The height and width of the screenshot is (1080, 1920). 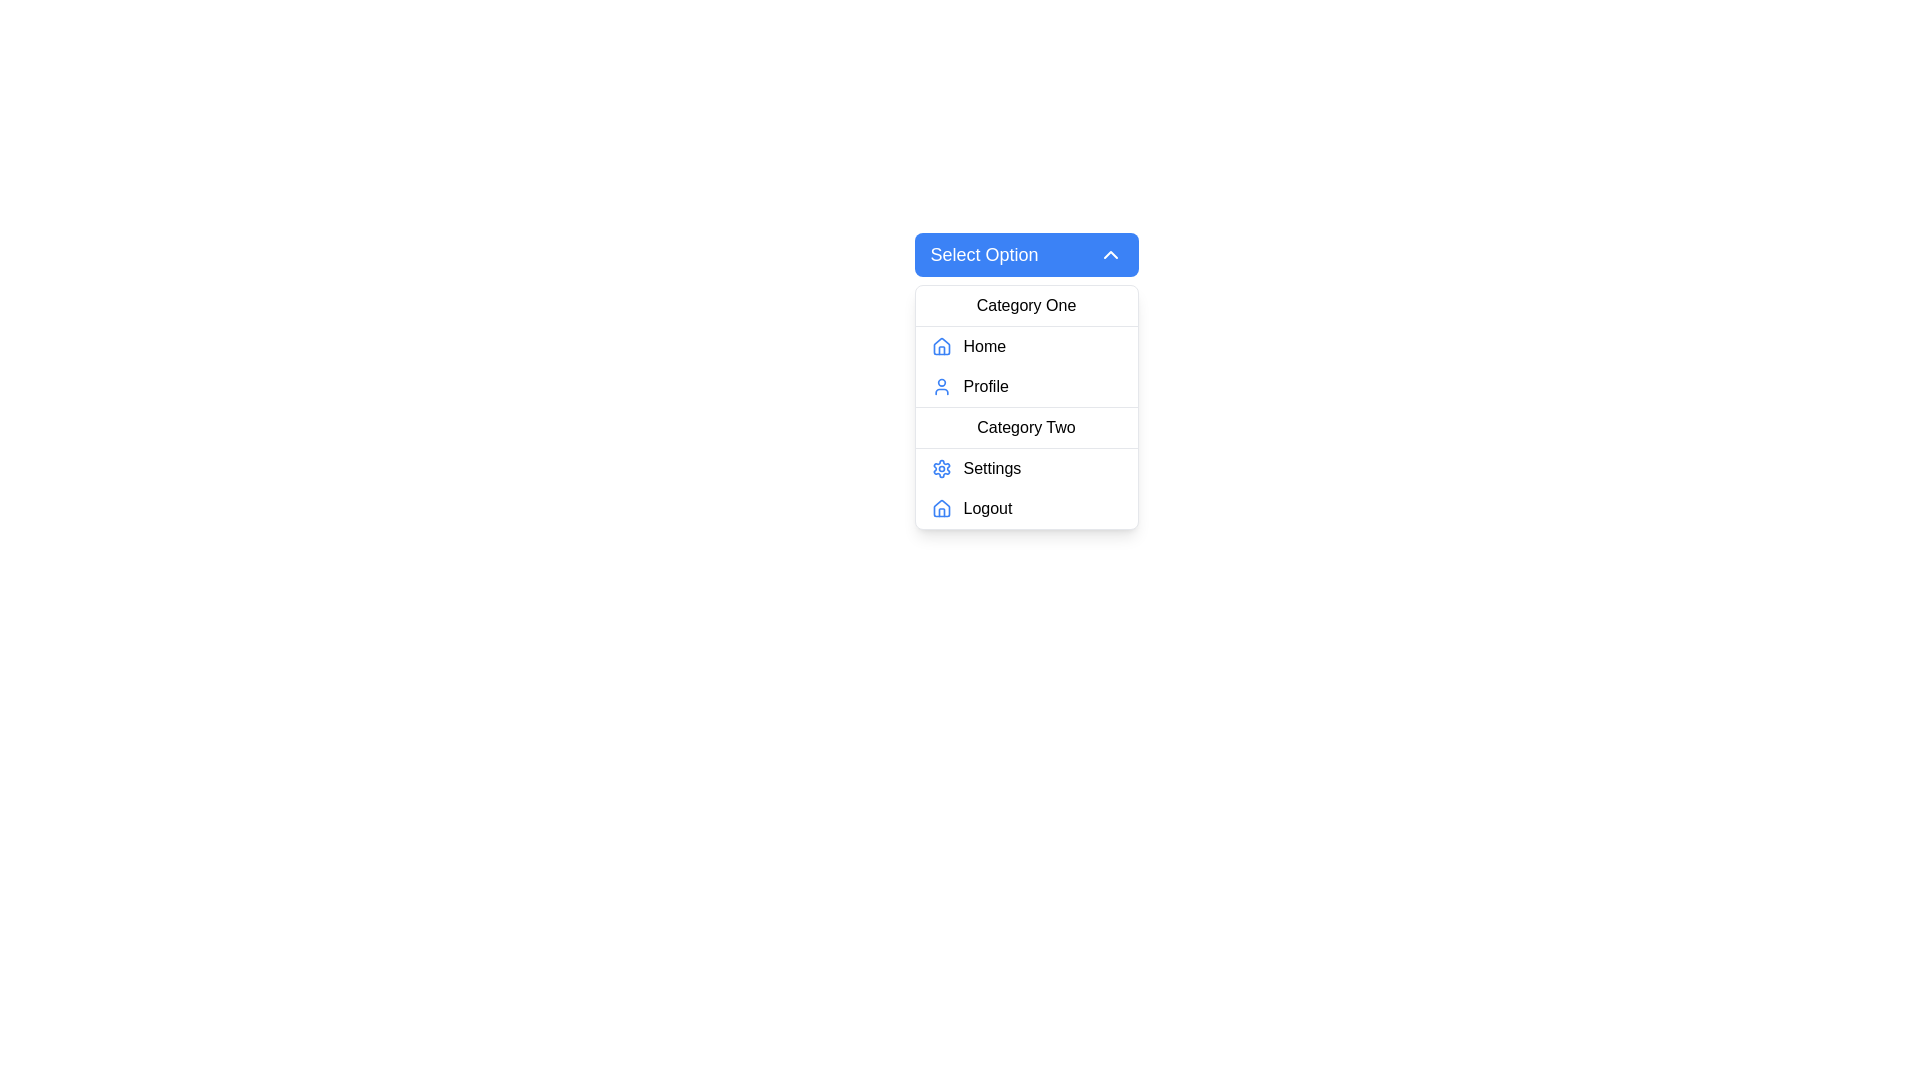 What do you see at coordinates (940, 469) in the screenshot?
I see `the gear icon representing the settings option located in the vertical menu under 'Category Two'` at bounding box center [940, 469].